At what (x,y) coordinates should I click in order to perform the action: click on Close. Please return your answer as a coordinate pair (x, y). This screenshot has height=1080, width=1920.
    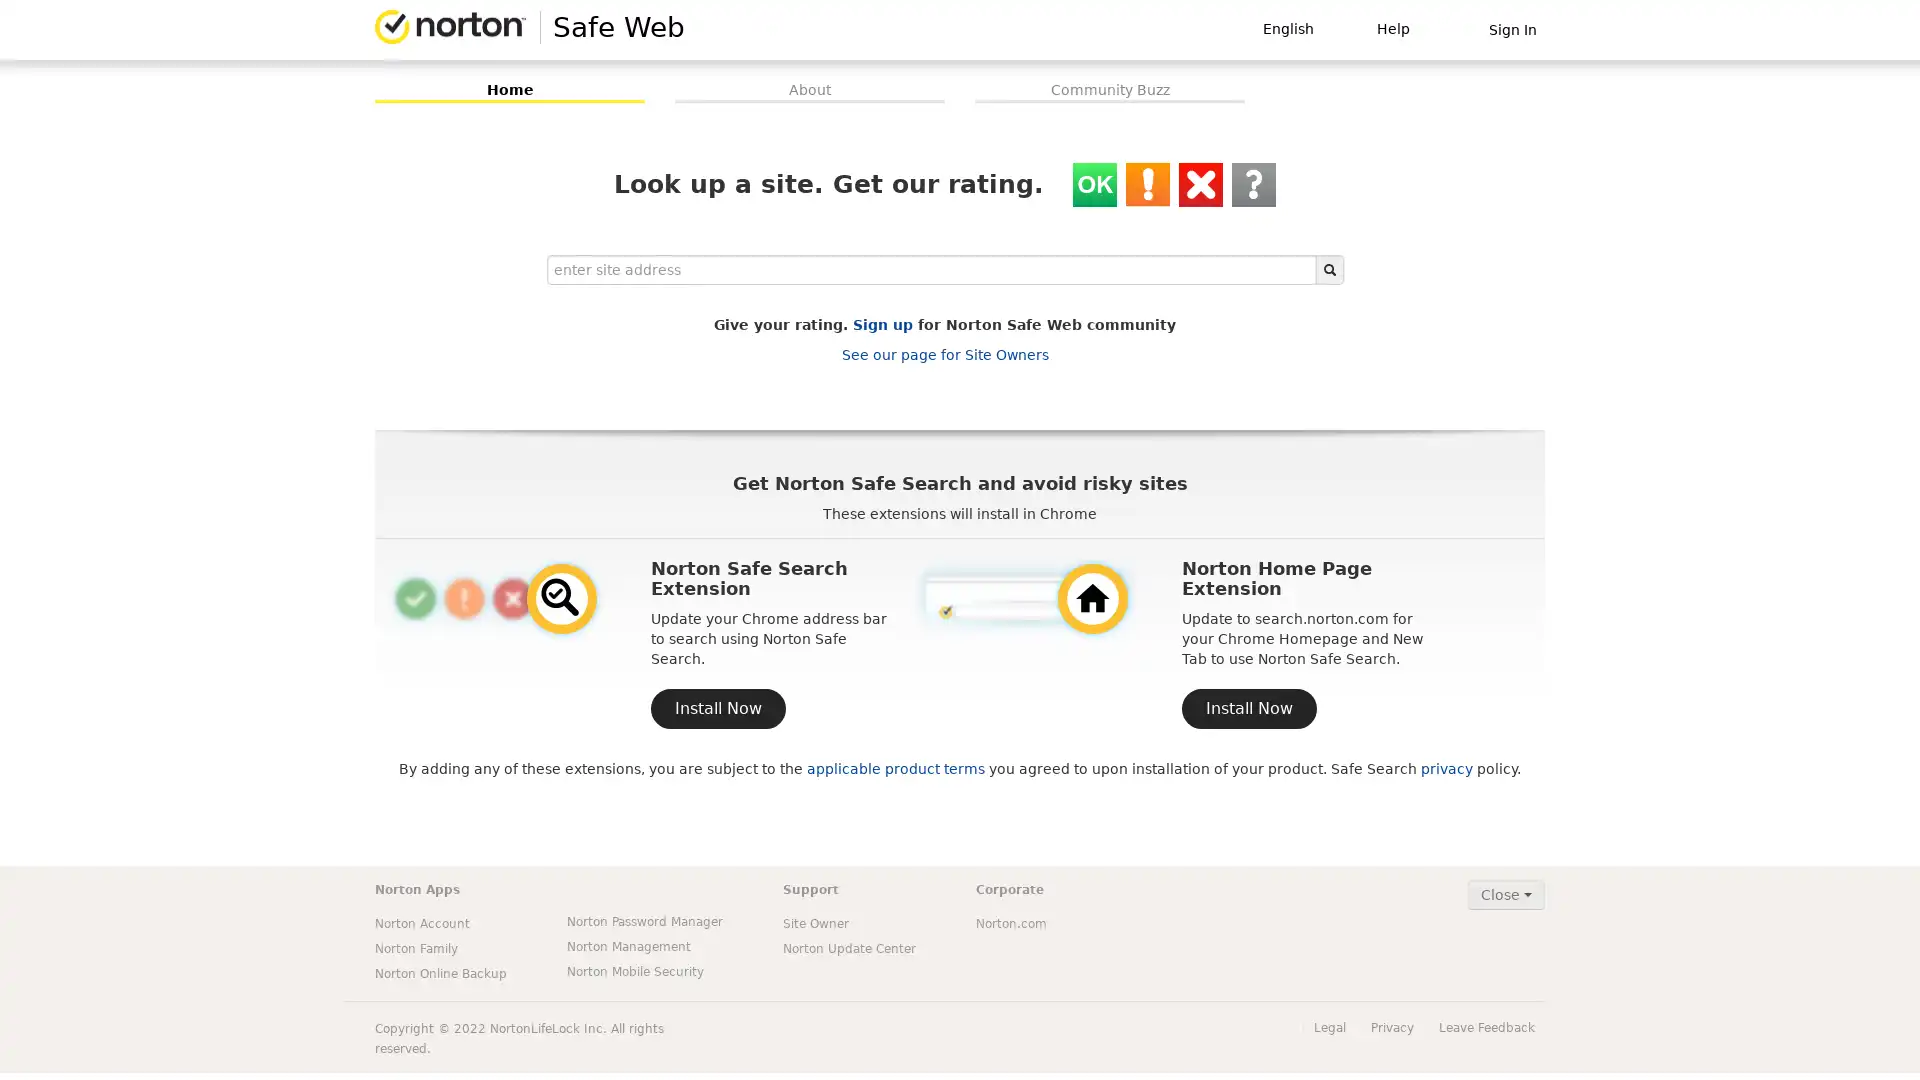
    Looking at the image, I should click on (1506, 893).